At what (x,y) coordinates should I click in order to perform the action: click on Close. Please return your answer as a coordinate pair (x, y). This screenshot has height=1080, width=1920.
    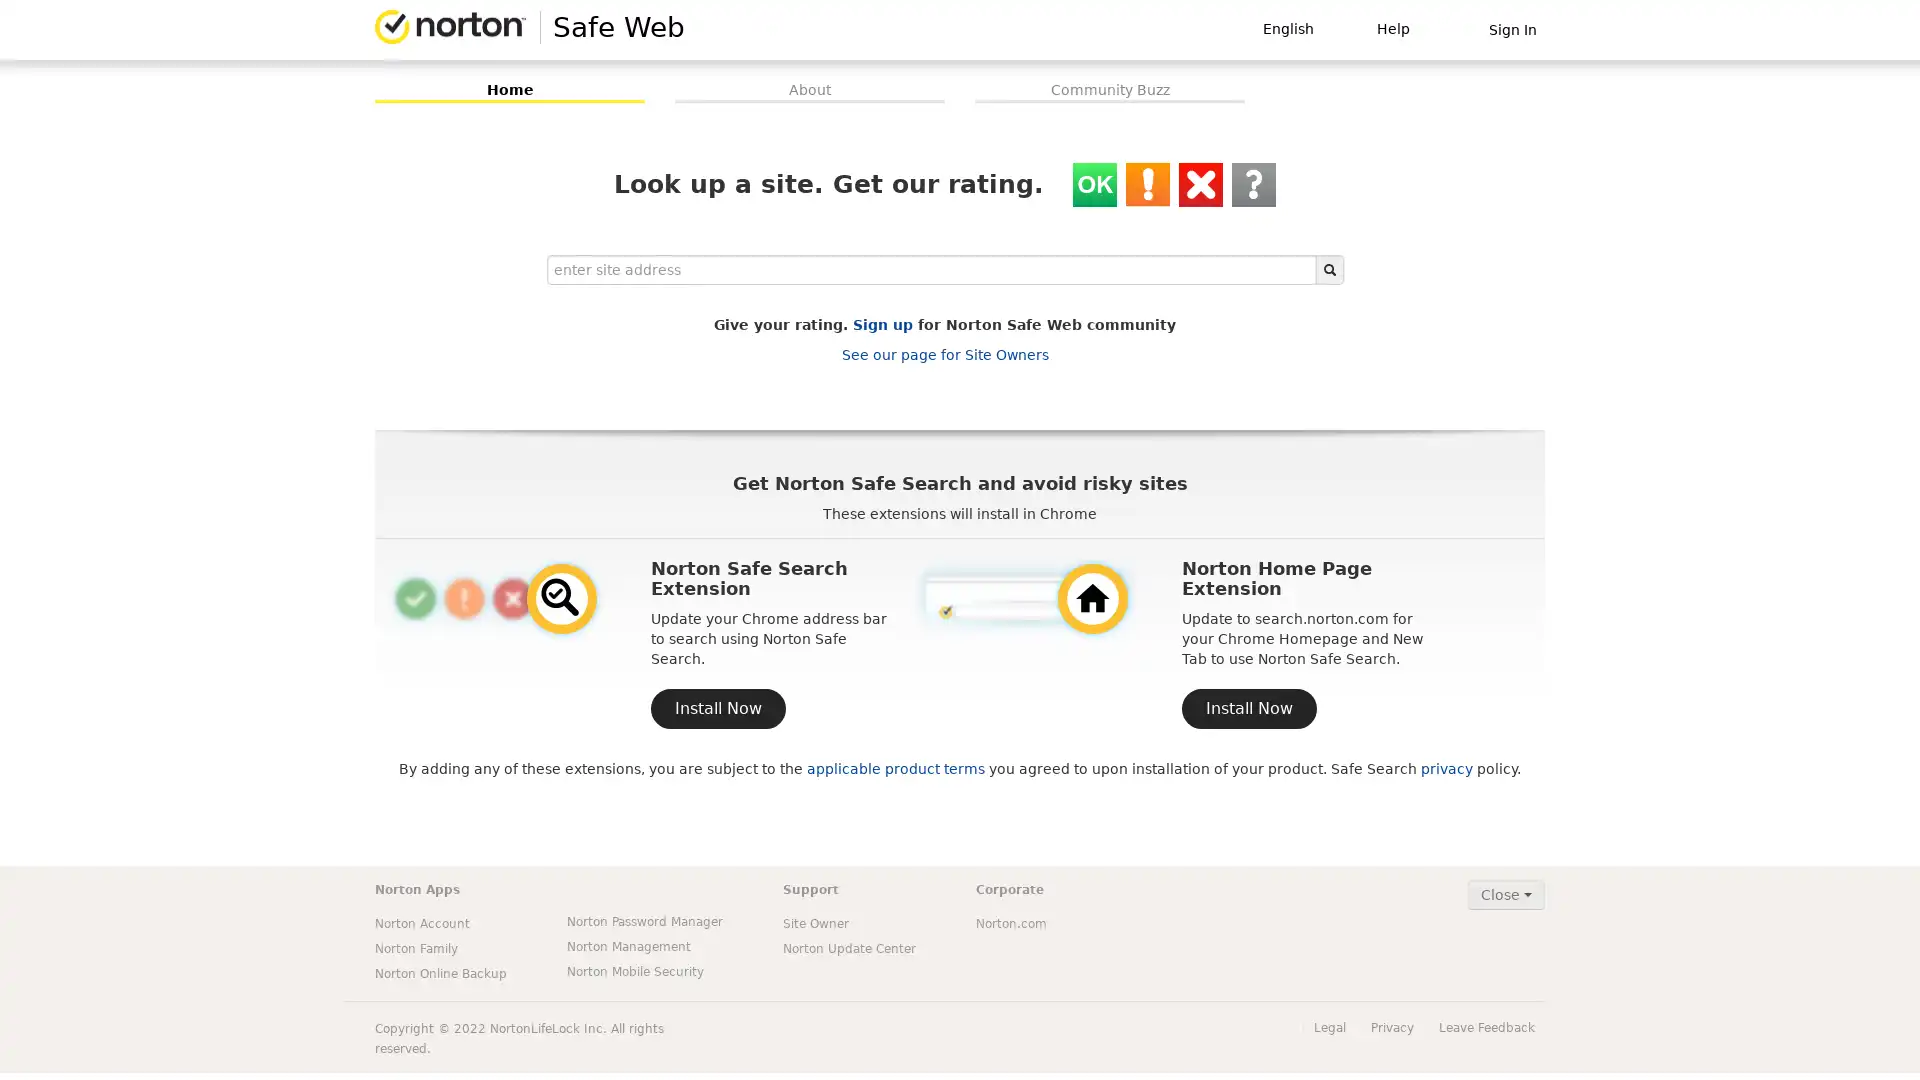
    Looking at the image, I should click on (1506, 893).